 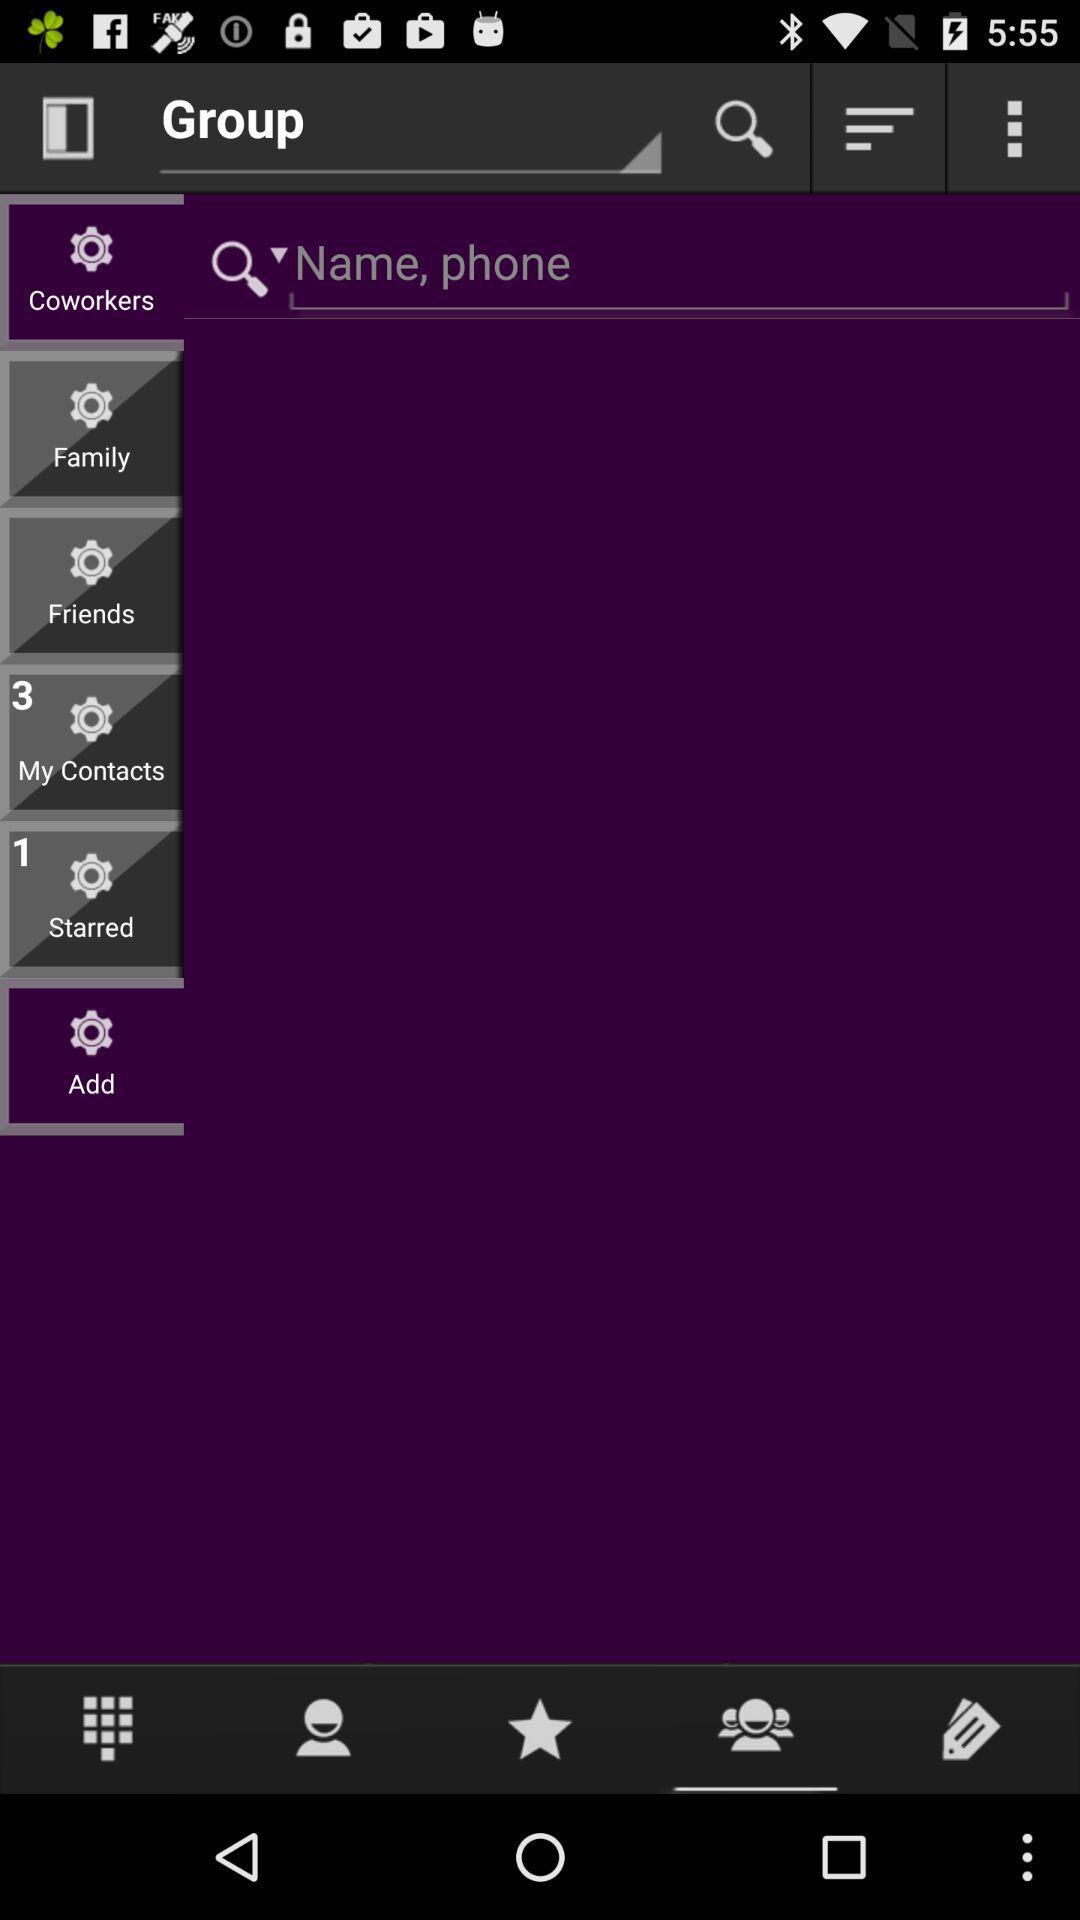 I want to click on open friends tab, so click(x=756, y=1727).